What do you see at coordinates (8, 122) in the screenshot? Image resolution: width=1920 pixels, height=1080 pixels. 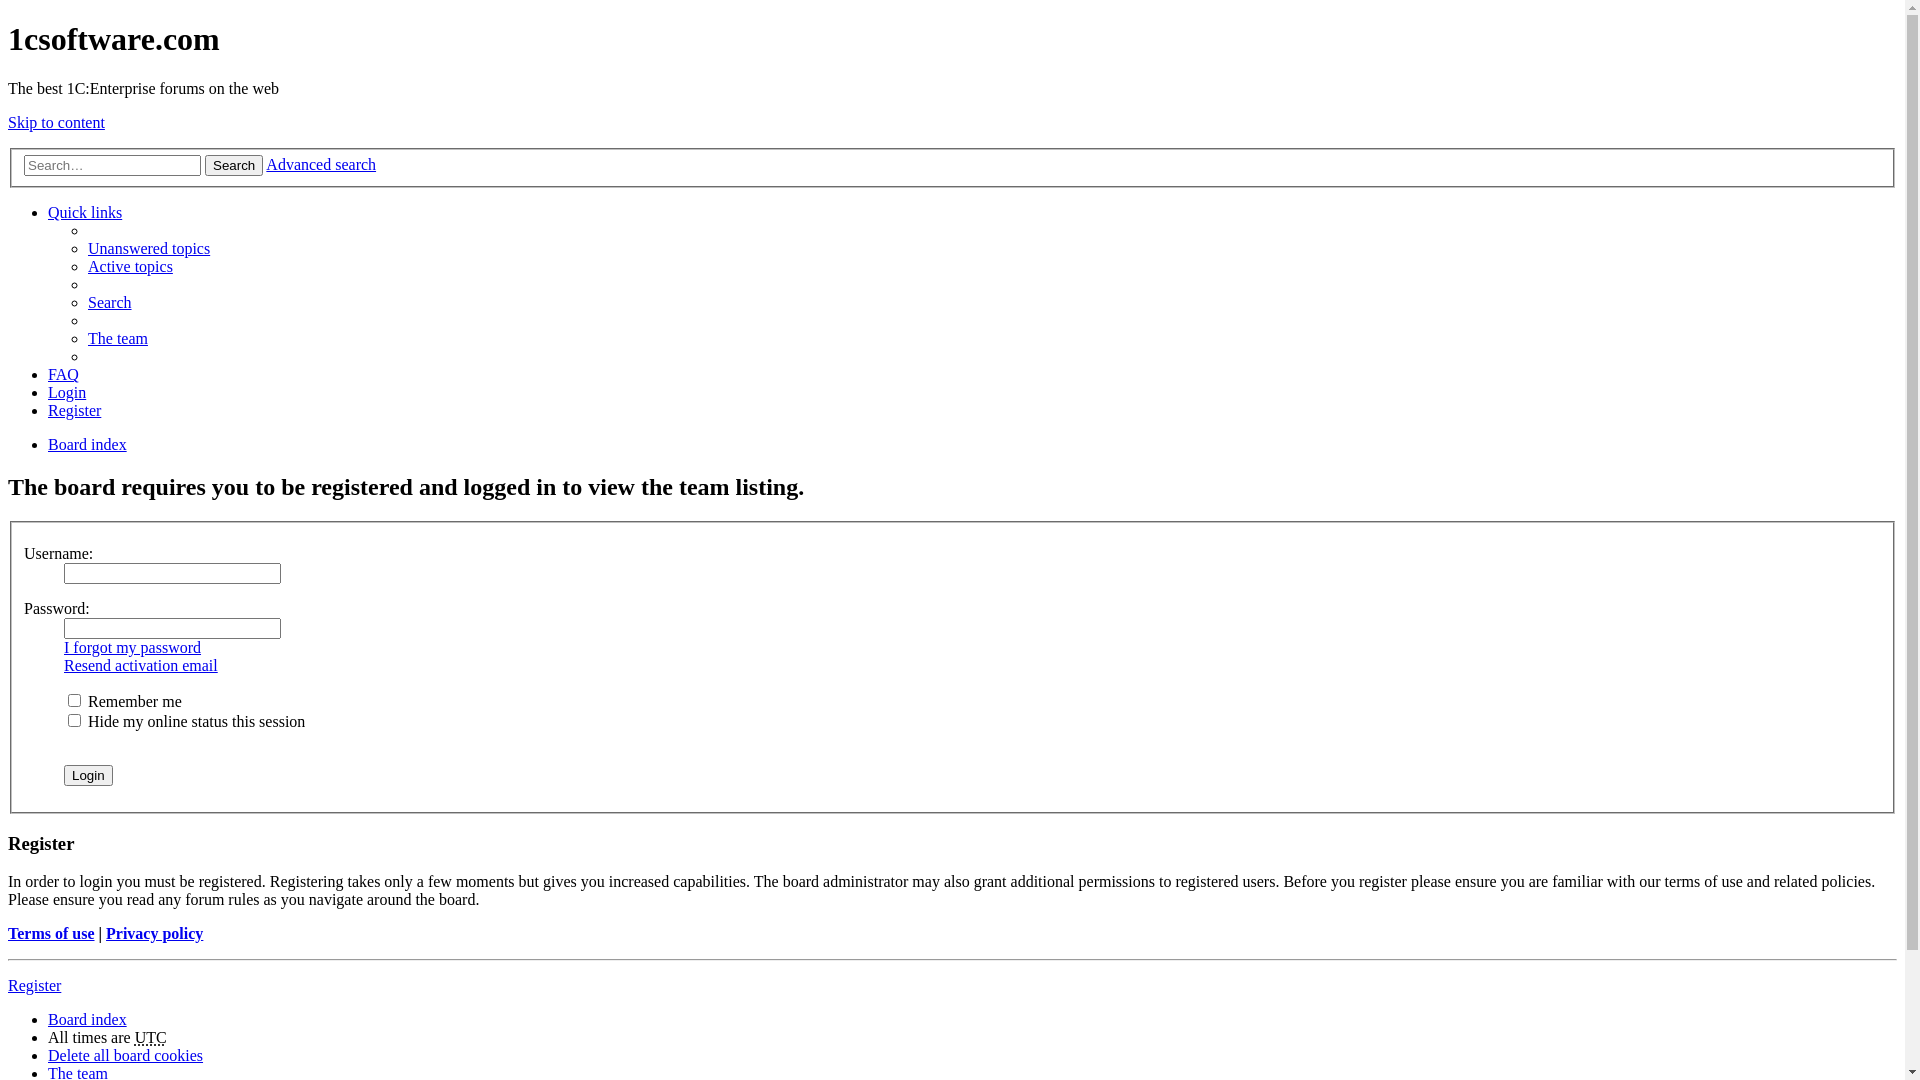 I see `'Skip to content'` at bounding box center [8, 122].